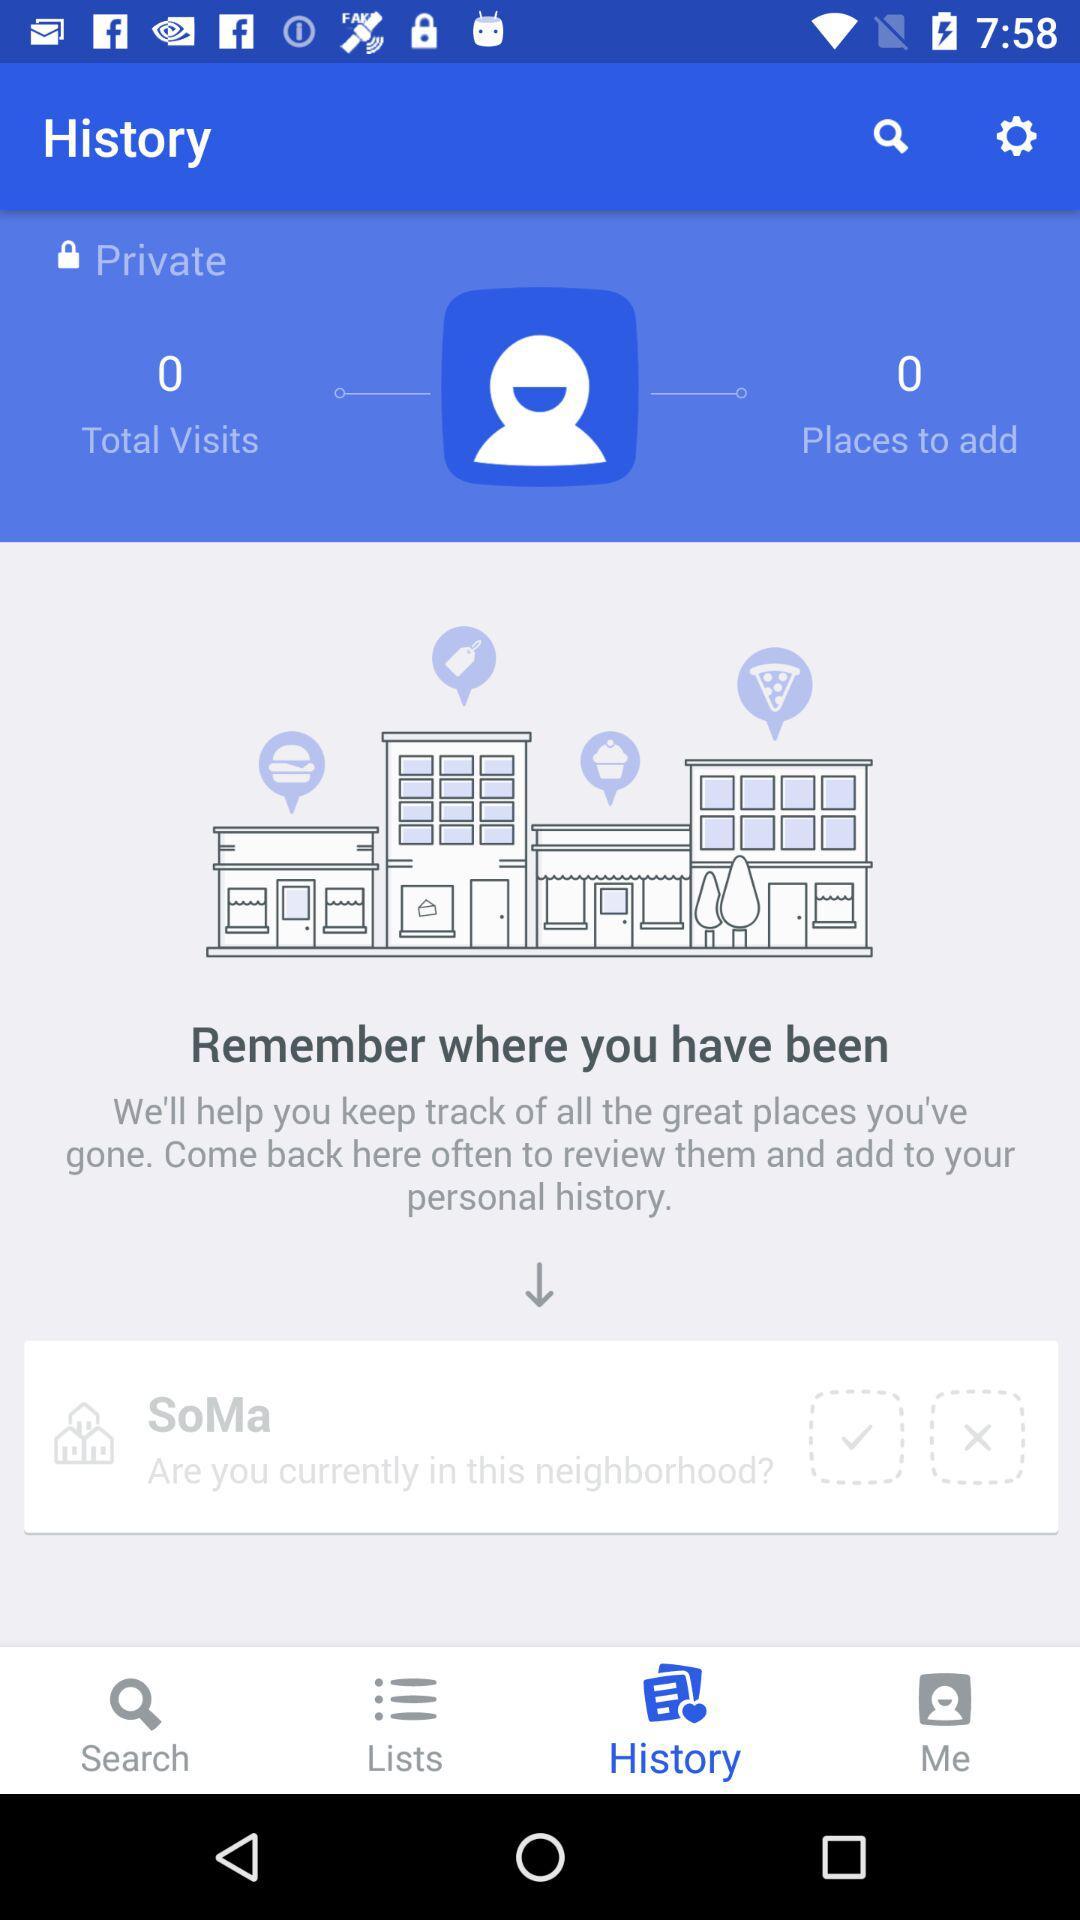 This screenshot has height=1920, width=1080. Describe the element at coordinates (976, 1436) in the screenshot. I see `item below the we ll help item` at that location.